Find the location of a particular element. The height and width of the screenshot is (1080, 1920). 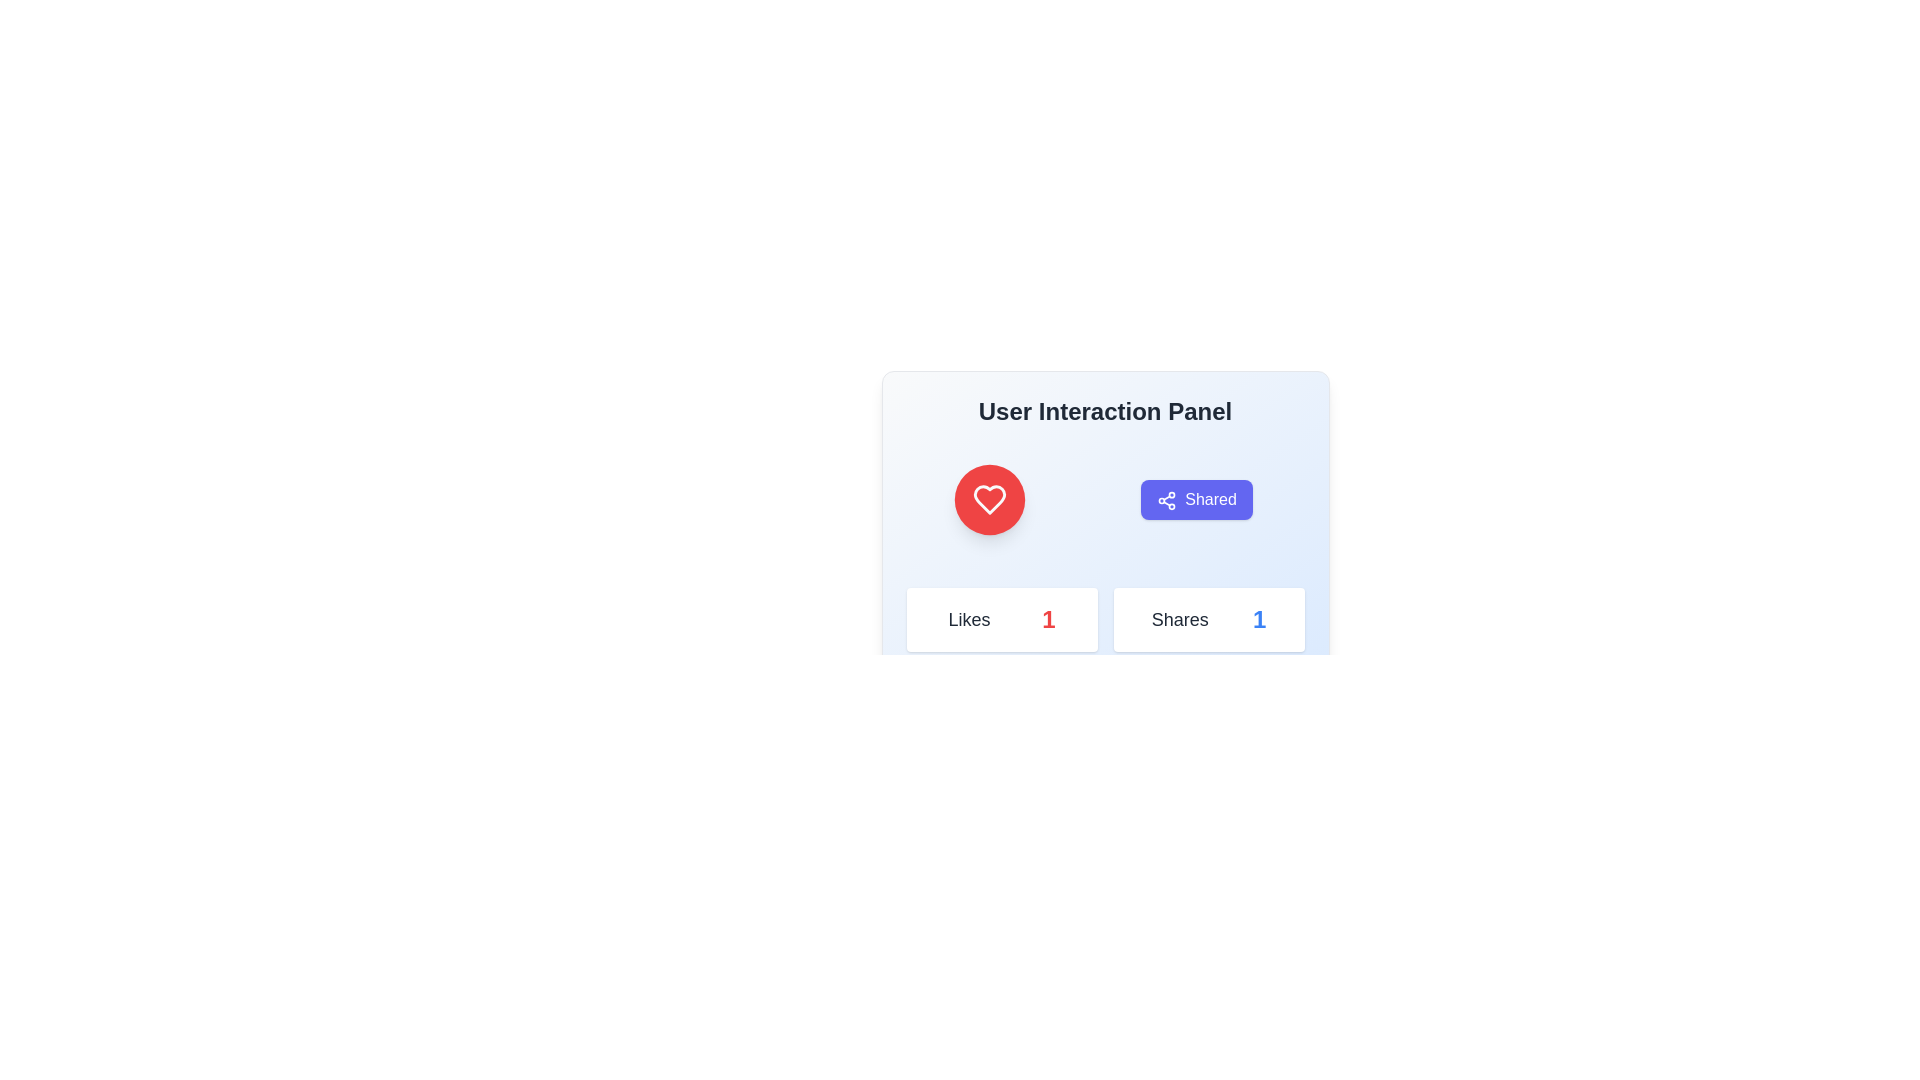

the text display element that indicates the number of likes, which is part of the 'Likes' panel in the user interaction interface is located at coordinates (1047, 619).